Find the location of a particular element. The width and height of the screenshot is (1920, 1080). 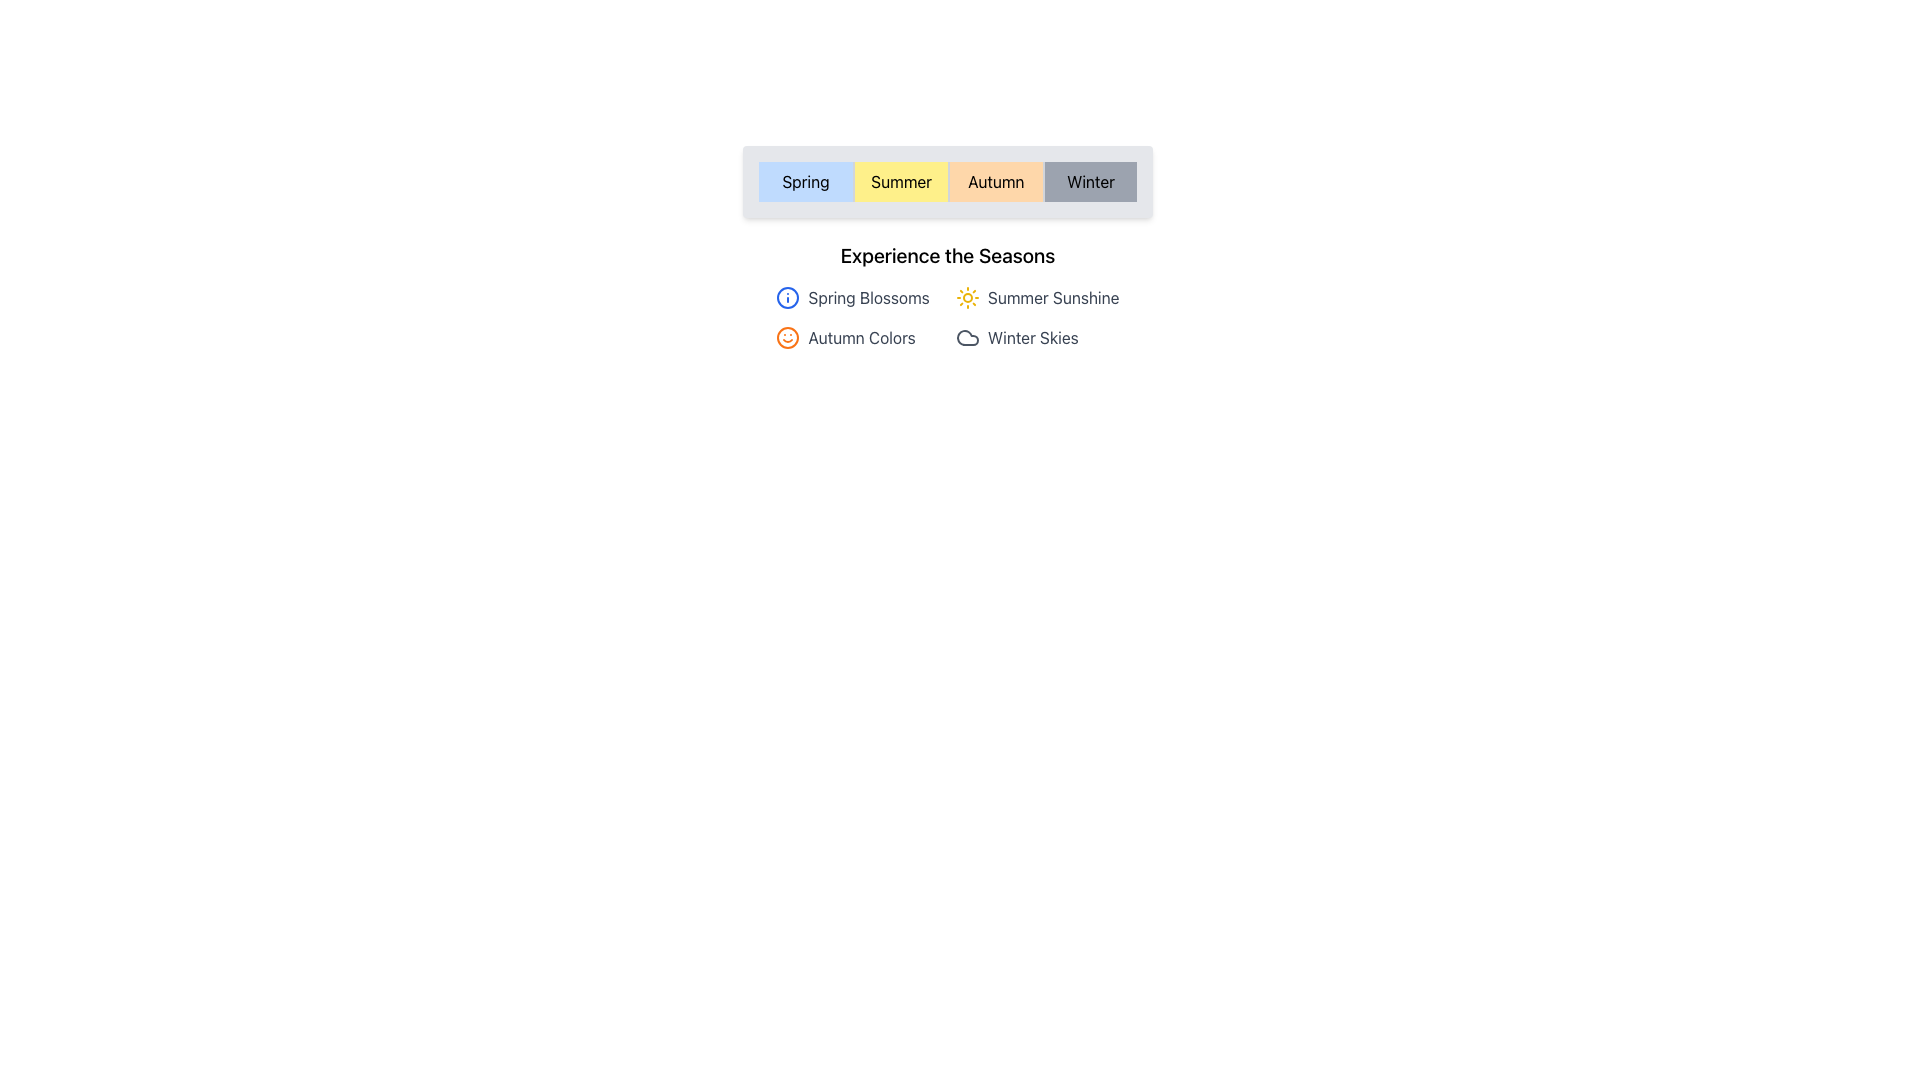

the 'Winter' button, which is the last button in a horizontal row of four season-named buttons is located at coordinates (1089, 181).